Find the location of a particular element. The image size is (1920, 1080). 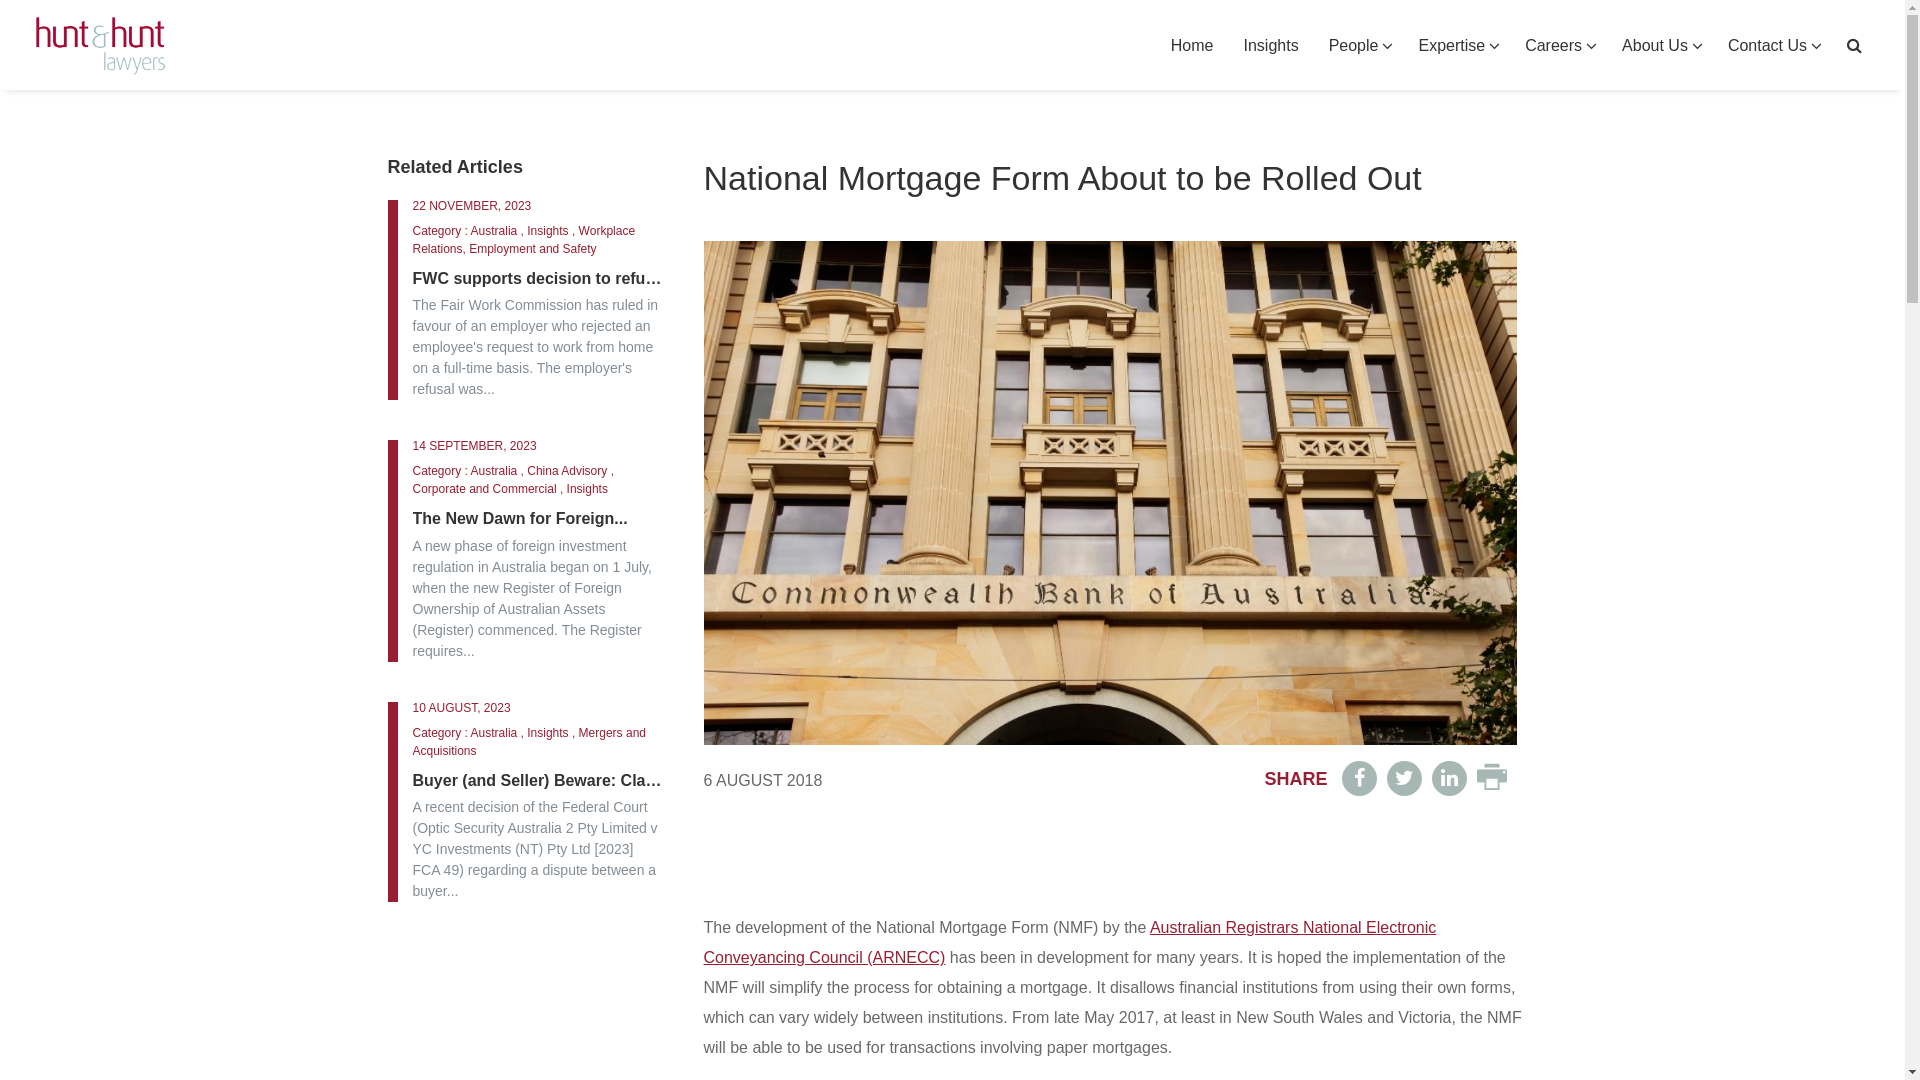

'People' is located at coordinates (1358, 45).